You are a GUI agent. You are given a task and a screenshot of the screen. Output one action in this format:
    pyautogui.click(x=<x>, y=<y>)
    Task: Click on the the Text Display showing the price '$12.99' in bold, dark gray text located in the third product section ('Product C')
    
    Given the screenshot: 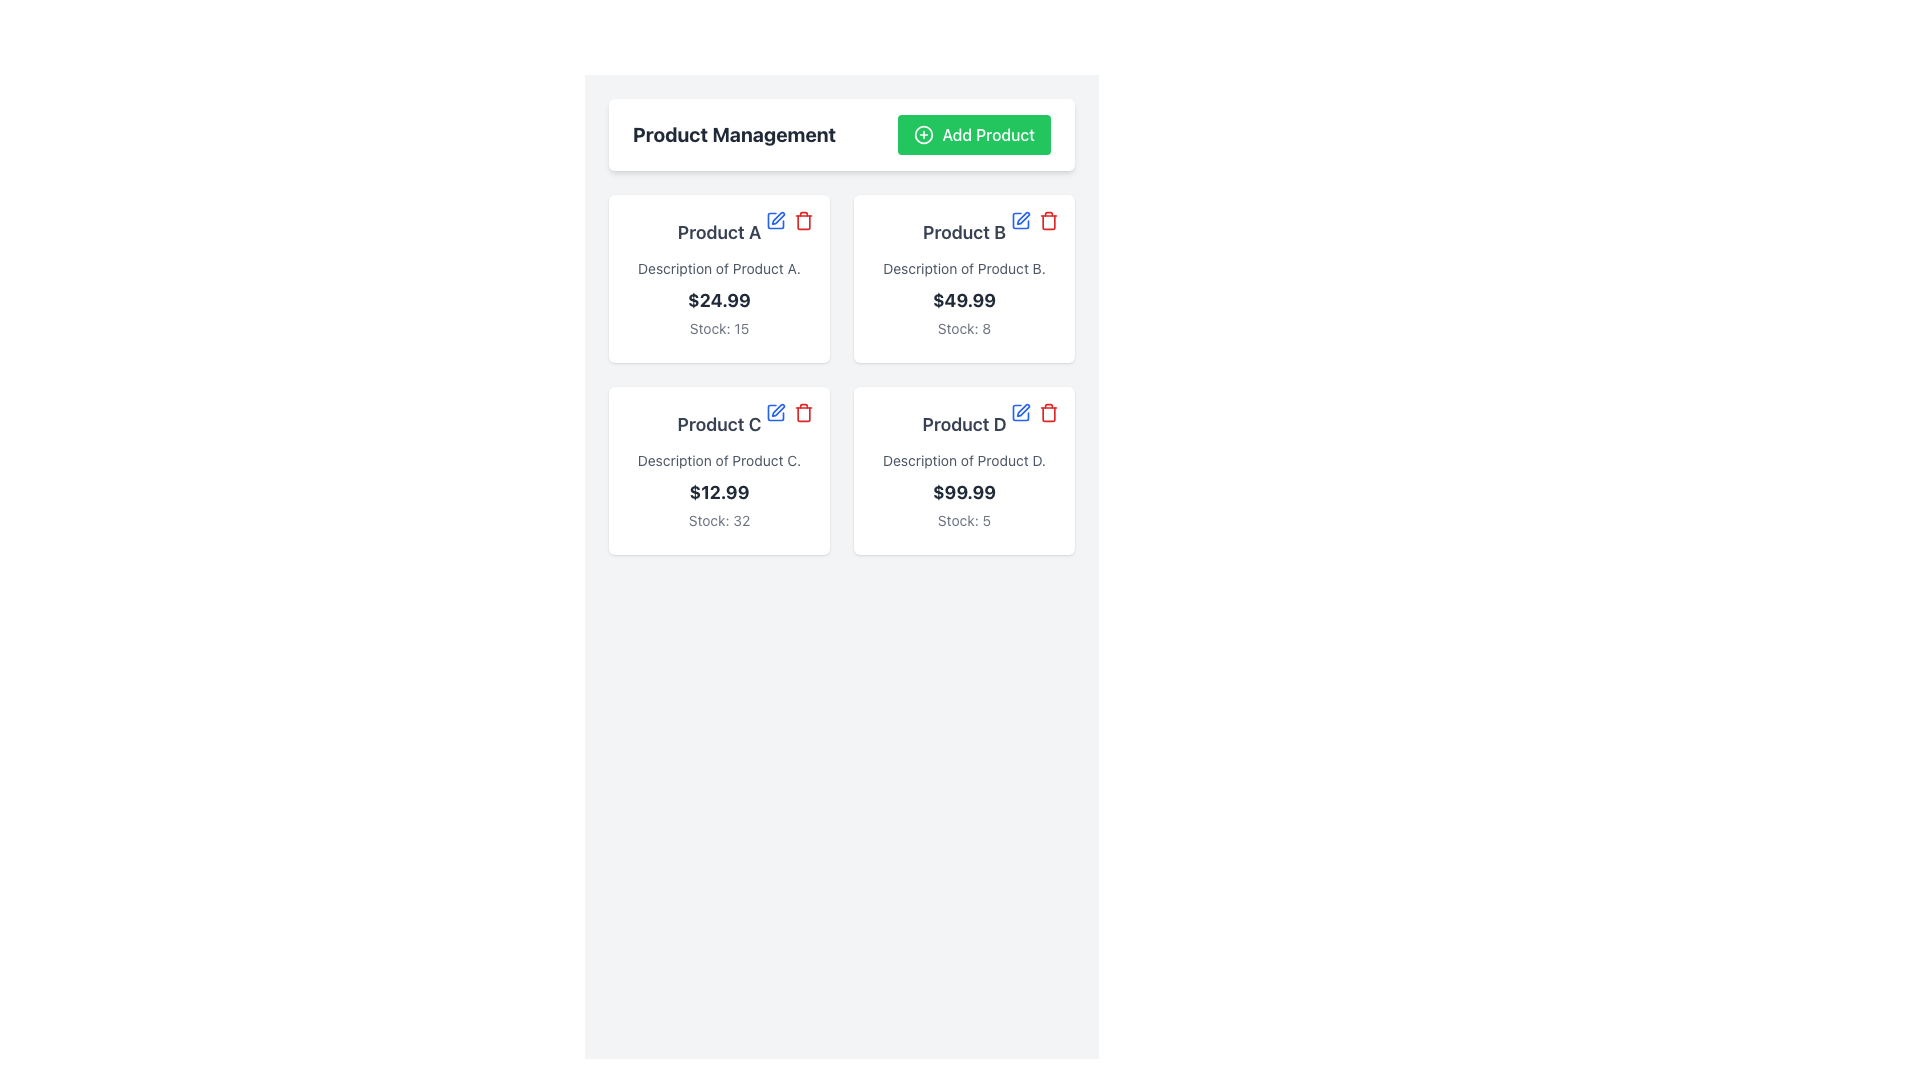 What is the action you would take?
    pyautogui.click(x=719, y=493)
    